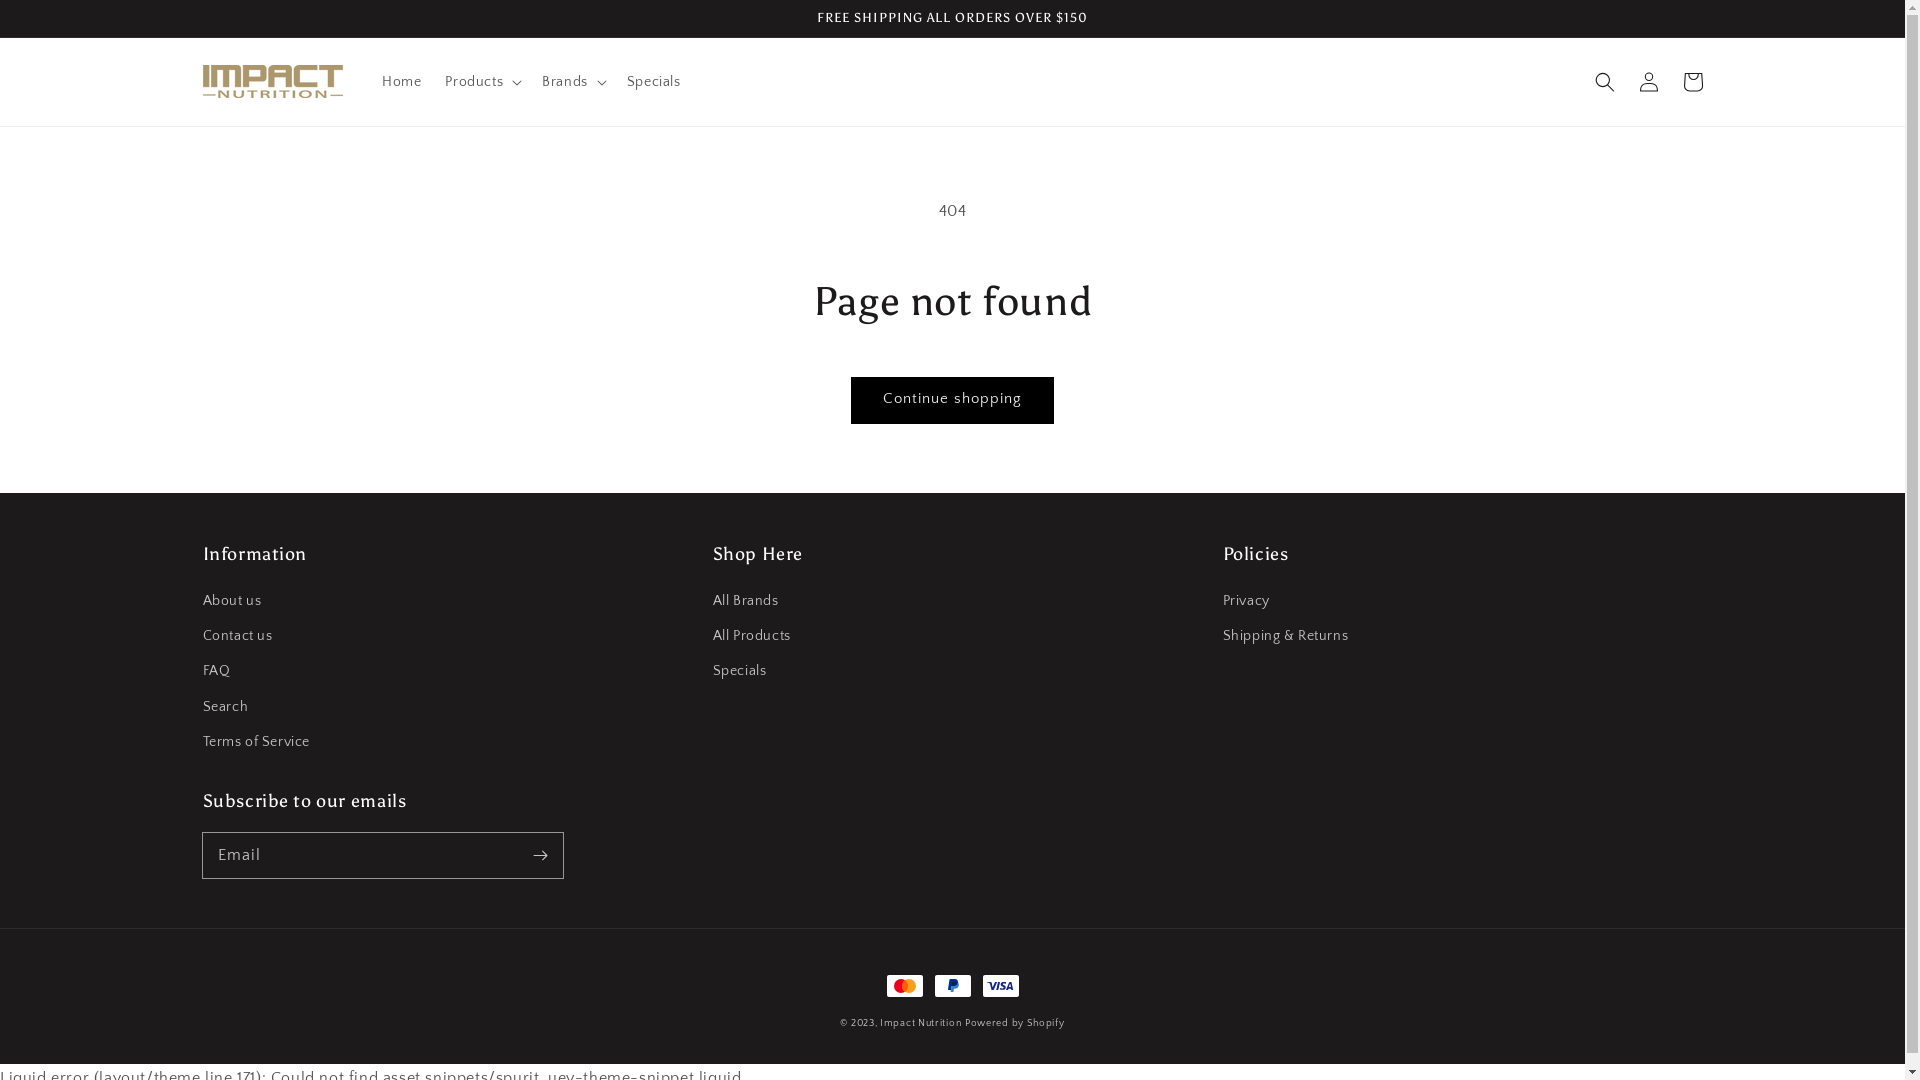 This screenshot has width=1920, height=1080. What do you see at coordinates (1244, 603) in the screenshot?
I see `'Privacy'` at bounding box center [1244, 603].